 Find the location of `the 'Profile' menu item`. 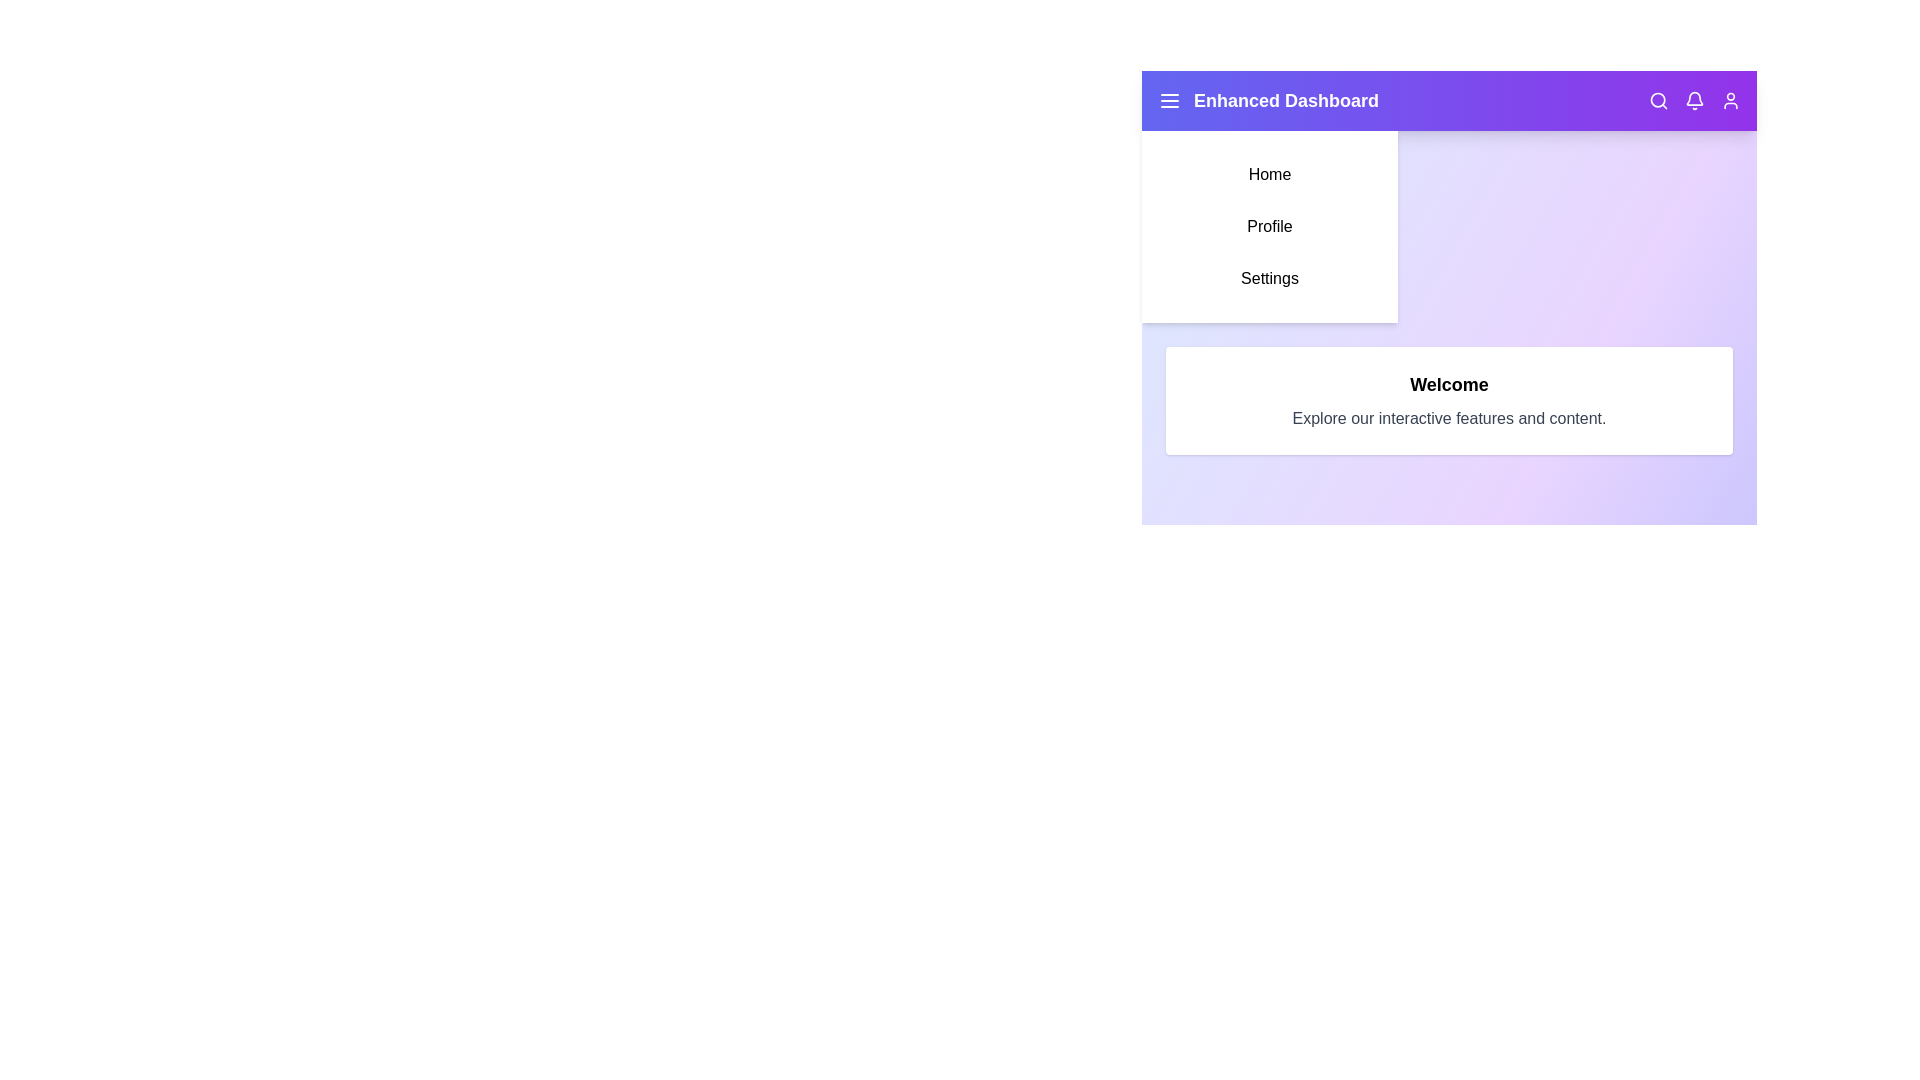

the 'Profile' menu item is located at coordinates (1269, 226).